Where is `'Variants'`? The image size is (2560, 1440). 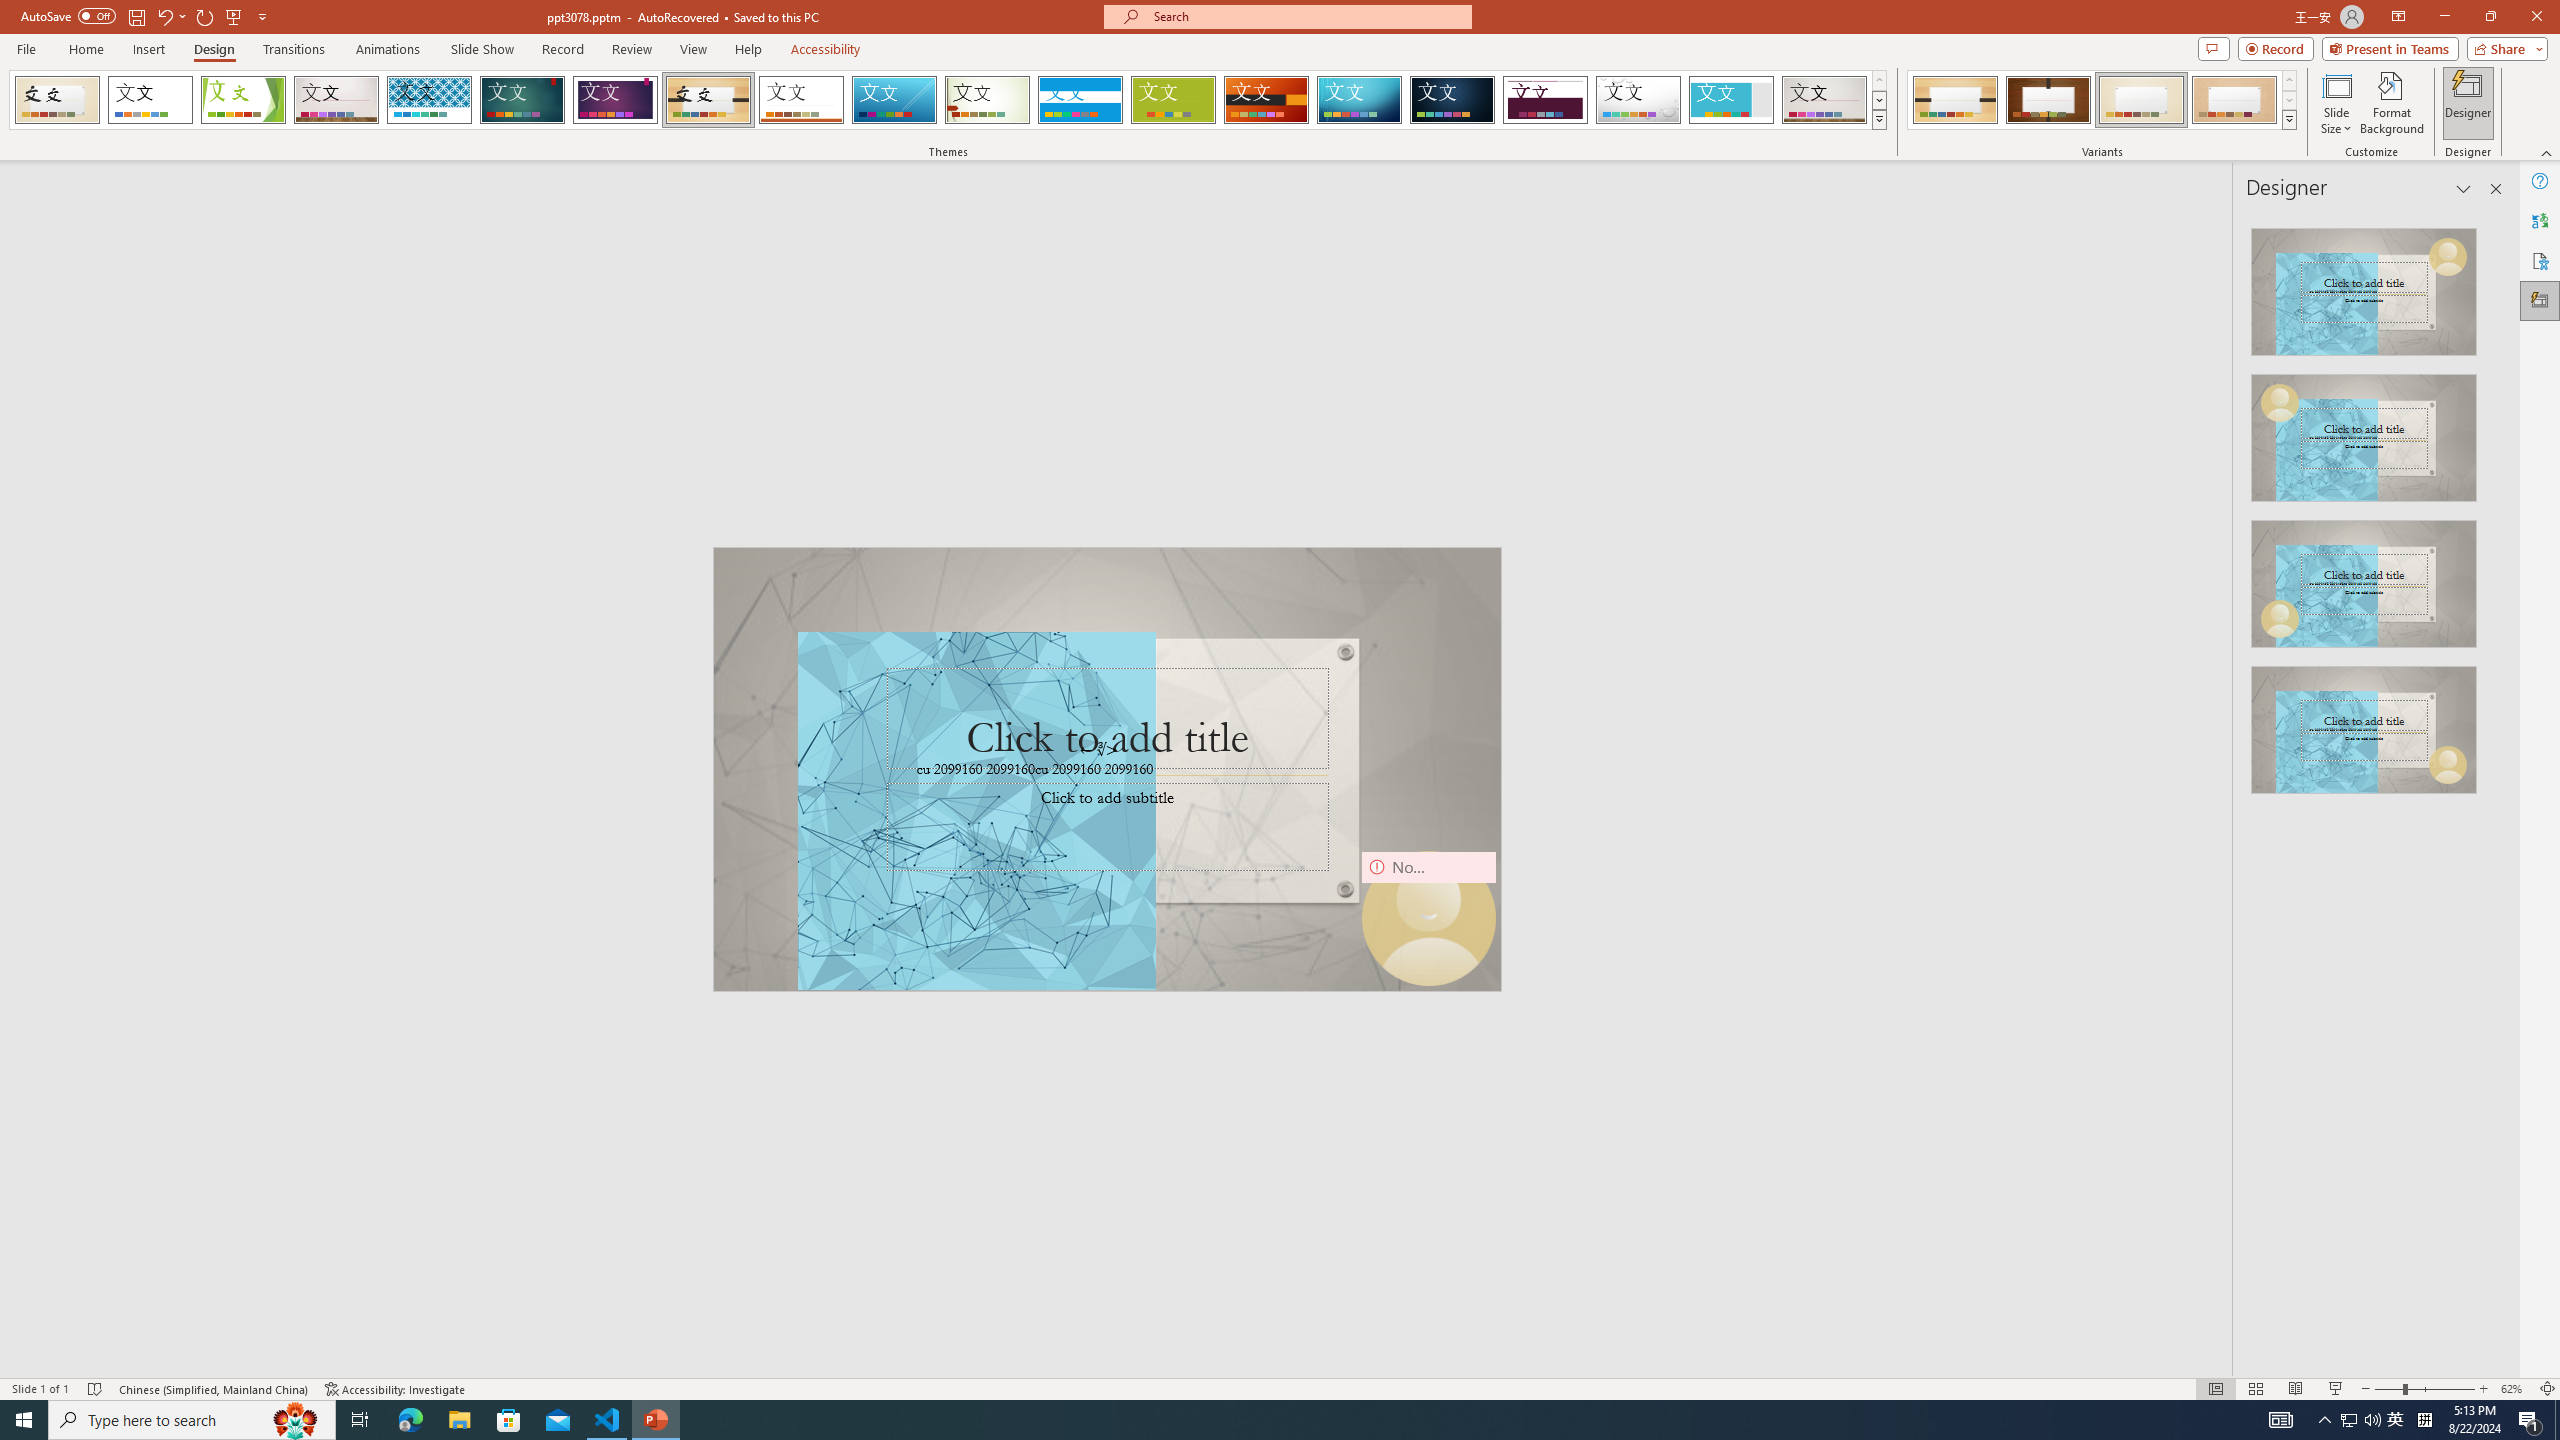
'Variants' is located at coordinates (2287, 118).